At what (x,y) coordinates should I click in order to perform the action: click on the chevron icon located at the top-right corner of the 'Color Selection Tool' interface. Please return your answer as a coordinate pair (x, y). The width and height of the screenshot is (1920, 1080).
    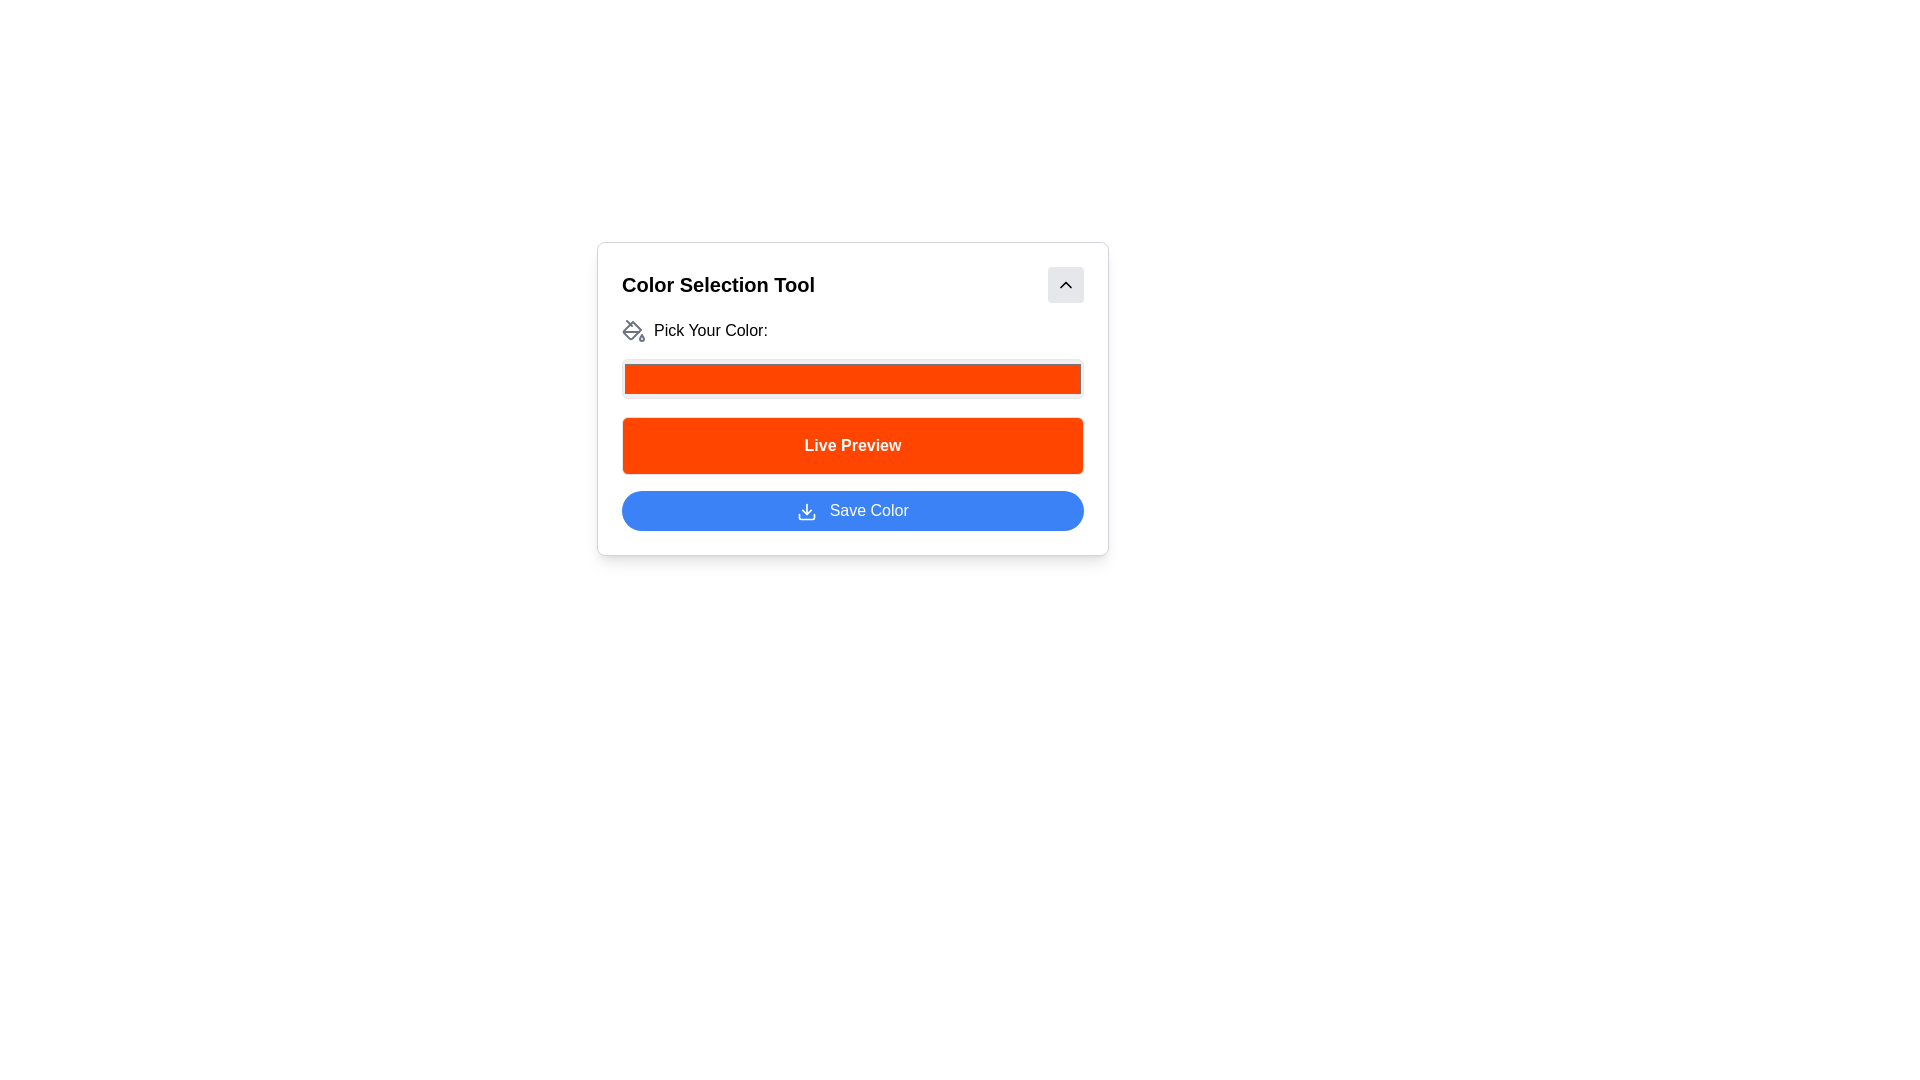
    Looking at the image, I should click on (1064, 285).